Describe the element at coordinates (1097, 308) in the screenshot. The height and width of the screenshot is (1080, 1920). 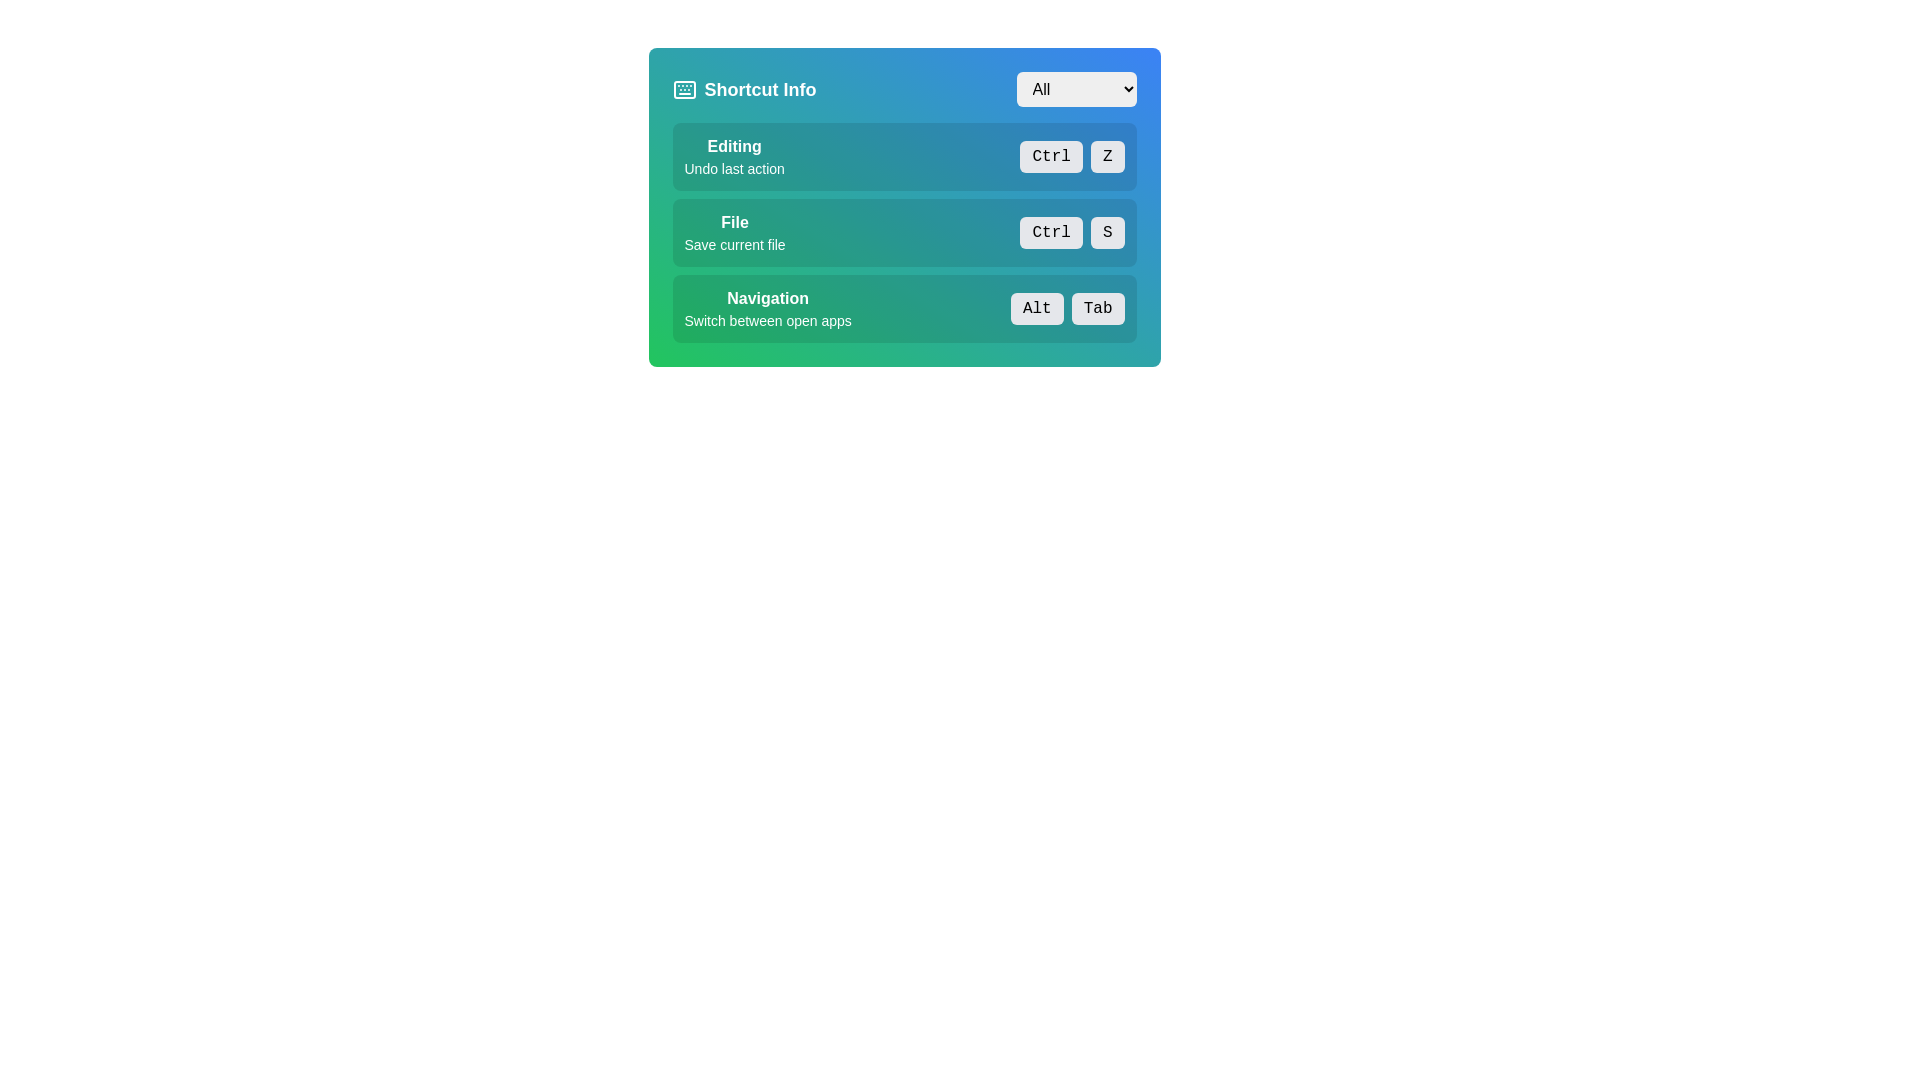
I see `the 'Tab' button, a rectangular button-like component with a light gray background and black text, located in the 'Navigation' section of the UI` at that location.